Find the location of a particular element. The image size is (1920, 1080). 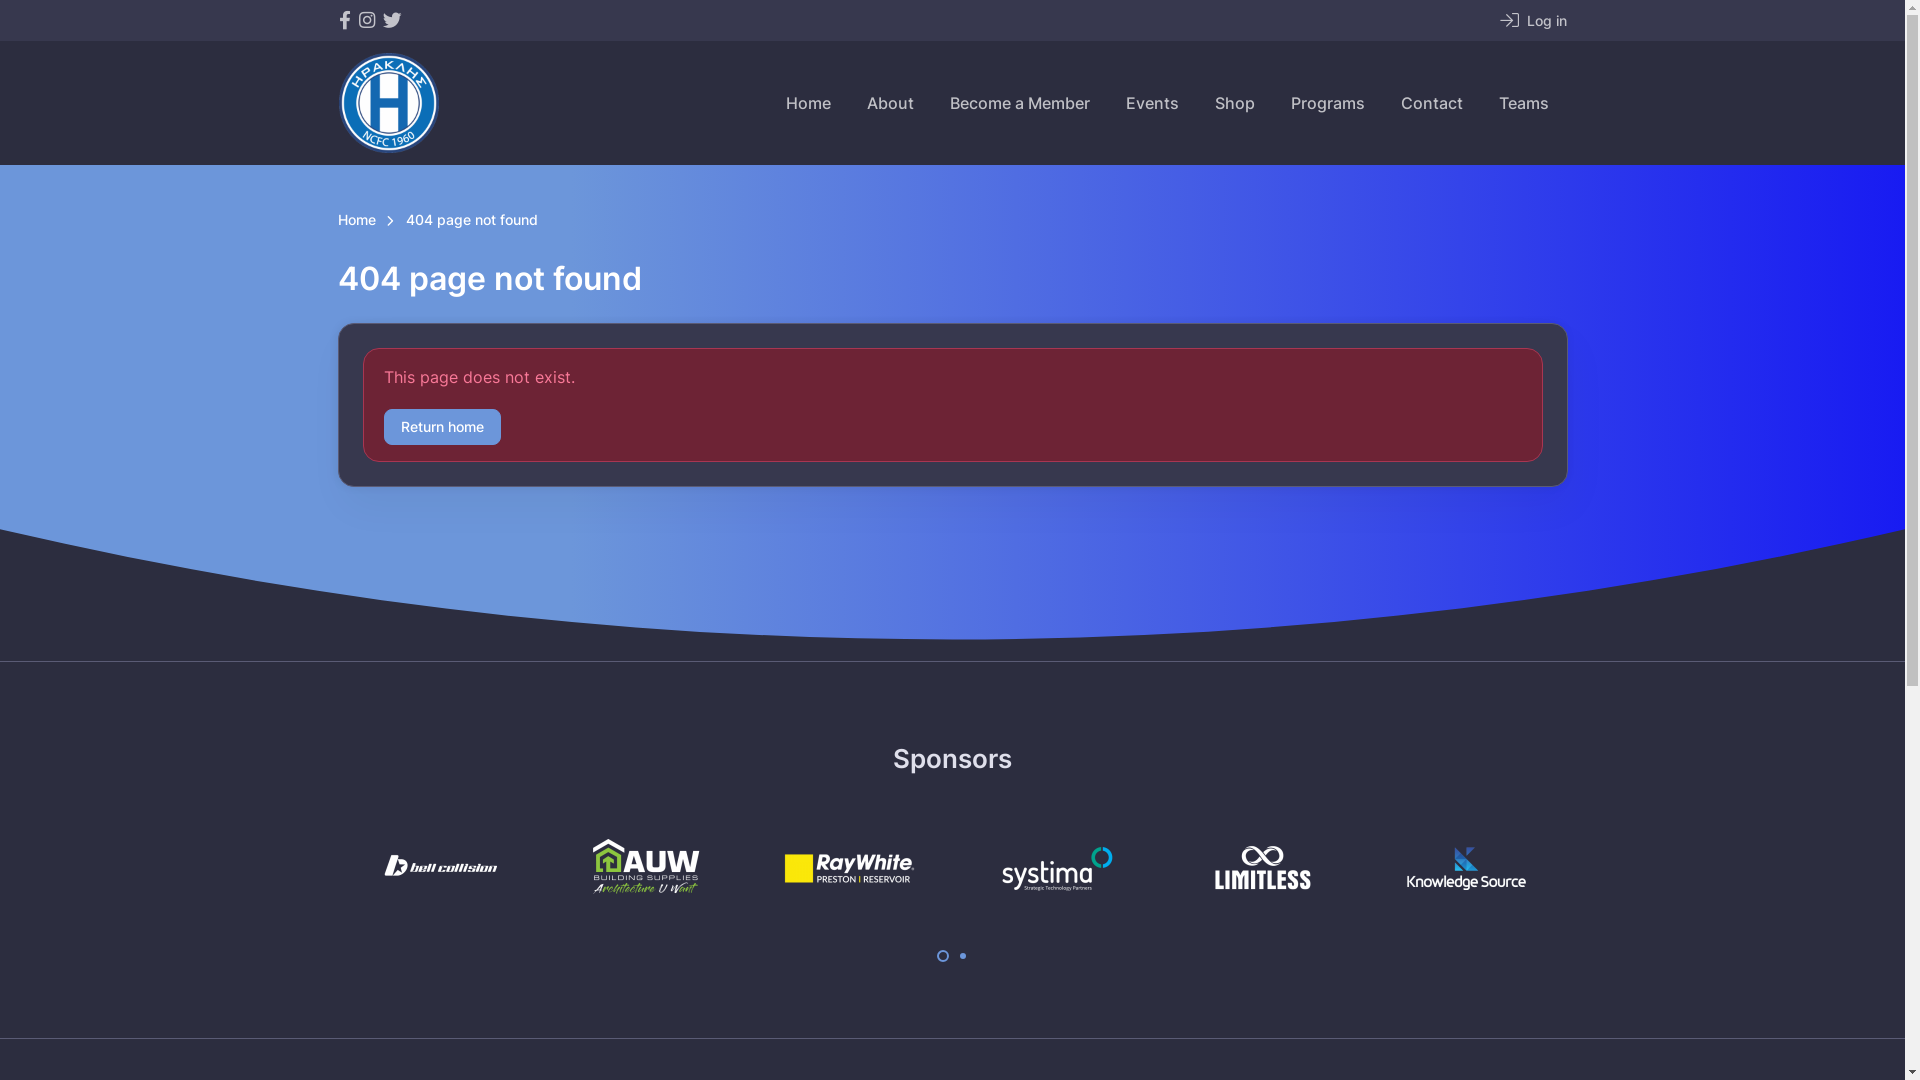

'Contact' is located at coordinates (1429, 103).